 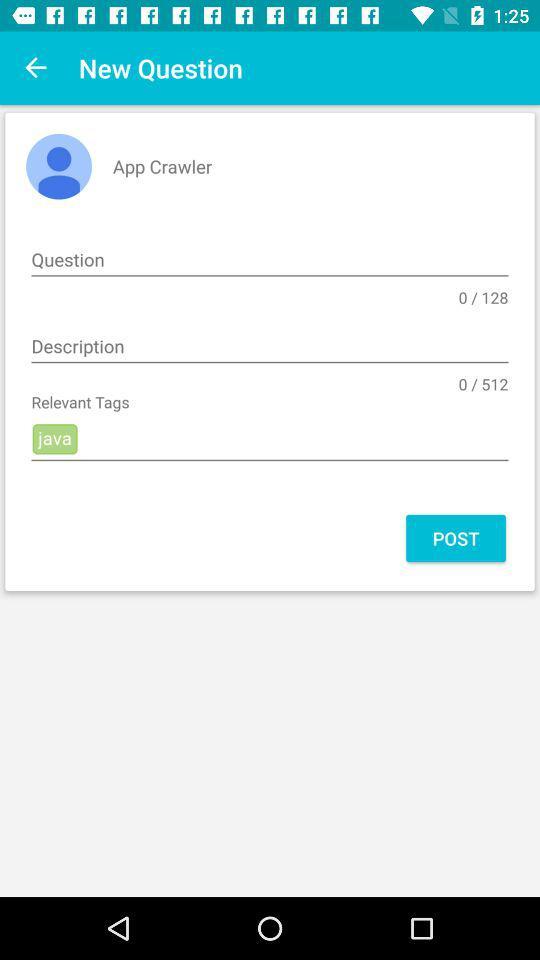 What do you see at coordinates (270, 347) in the screenshot?
I see `item below 0 / 128` at bounding box center [270, 347].